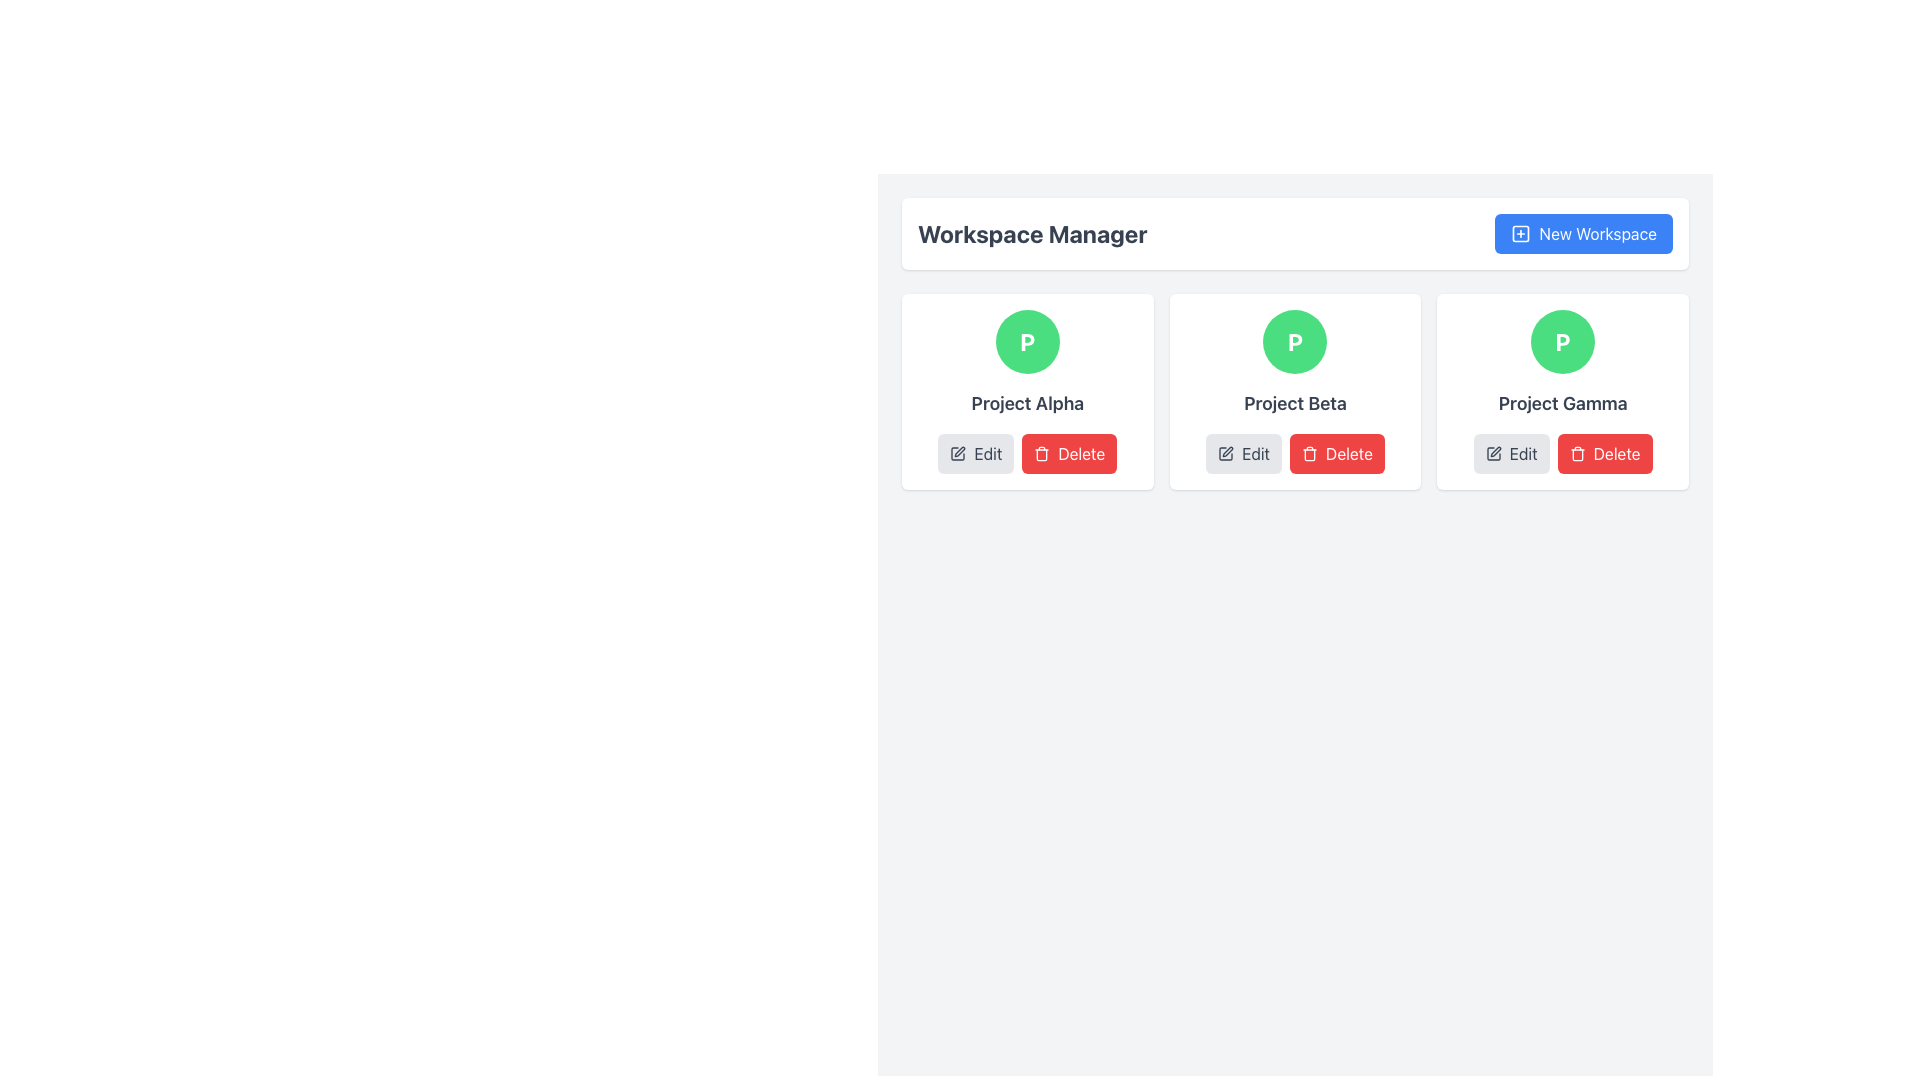 Image resolution: width=1920 pixels, height=1080 pixels. Describe the element at coordinates (1295, 392) in the screenshot. I see `the project icon on the Card UI Component representing 'Project Beta', which is the second card in a row of three cards` at that location.